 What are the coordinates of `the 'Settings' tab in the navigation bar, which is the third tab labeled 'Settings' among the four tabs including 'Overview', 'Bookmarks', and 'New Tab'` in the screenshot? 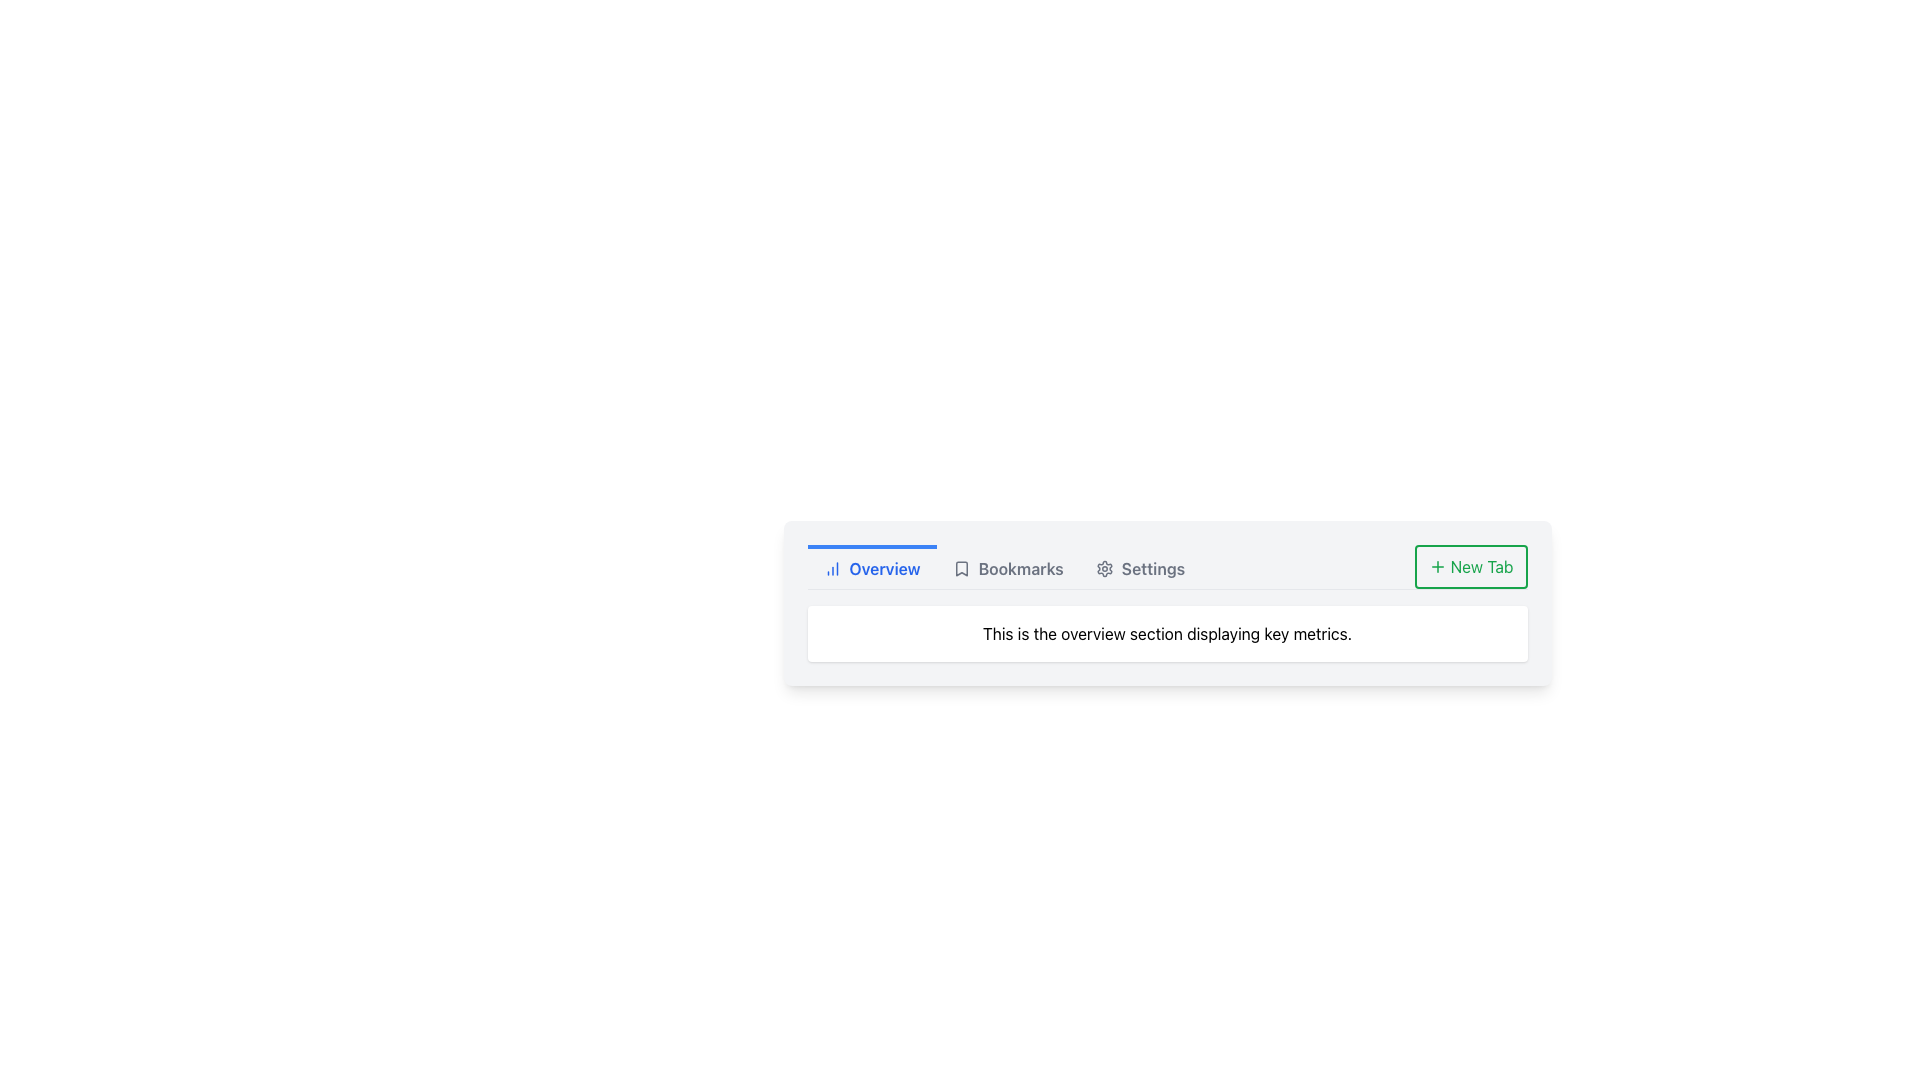 It's located at (1167, 567).